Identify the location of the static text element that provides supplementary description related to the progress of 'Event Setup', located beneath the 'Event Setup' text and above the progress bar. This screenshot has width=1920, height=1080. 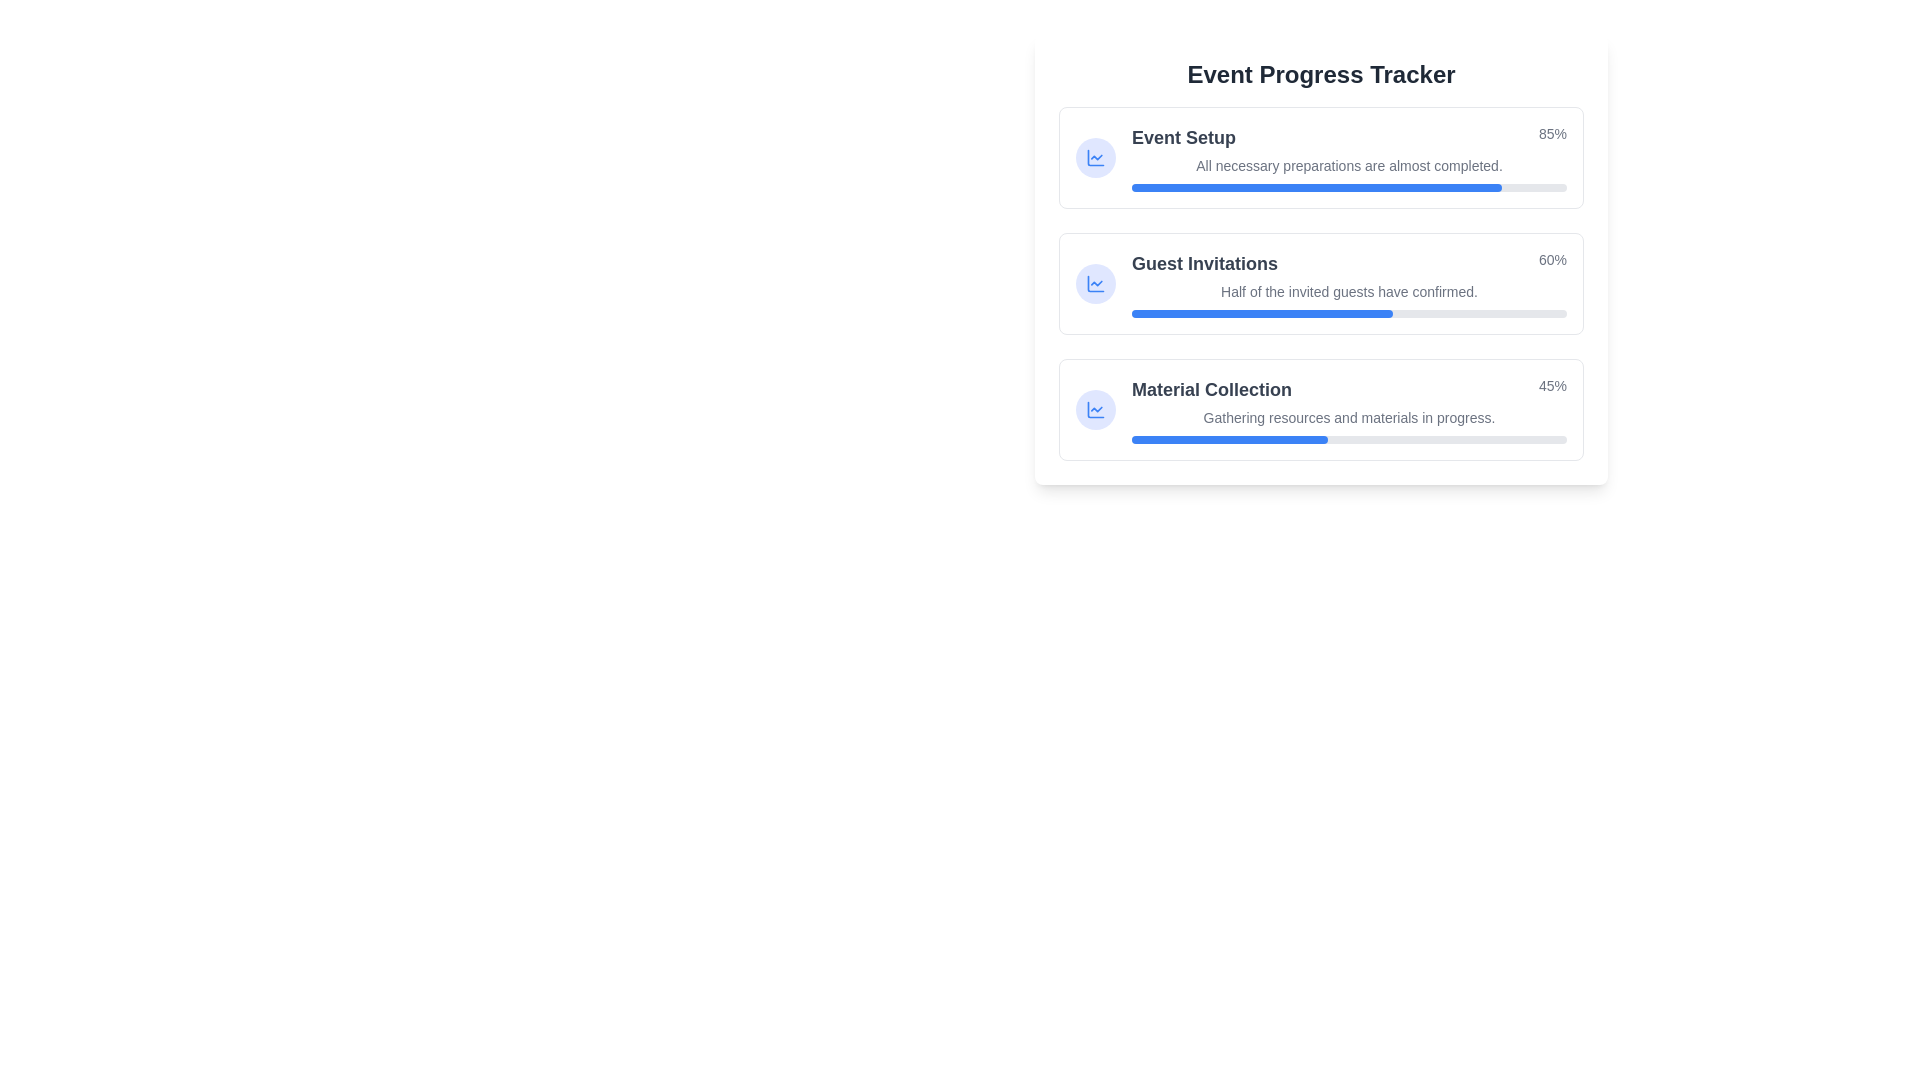
(1349, 164).